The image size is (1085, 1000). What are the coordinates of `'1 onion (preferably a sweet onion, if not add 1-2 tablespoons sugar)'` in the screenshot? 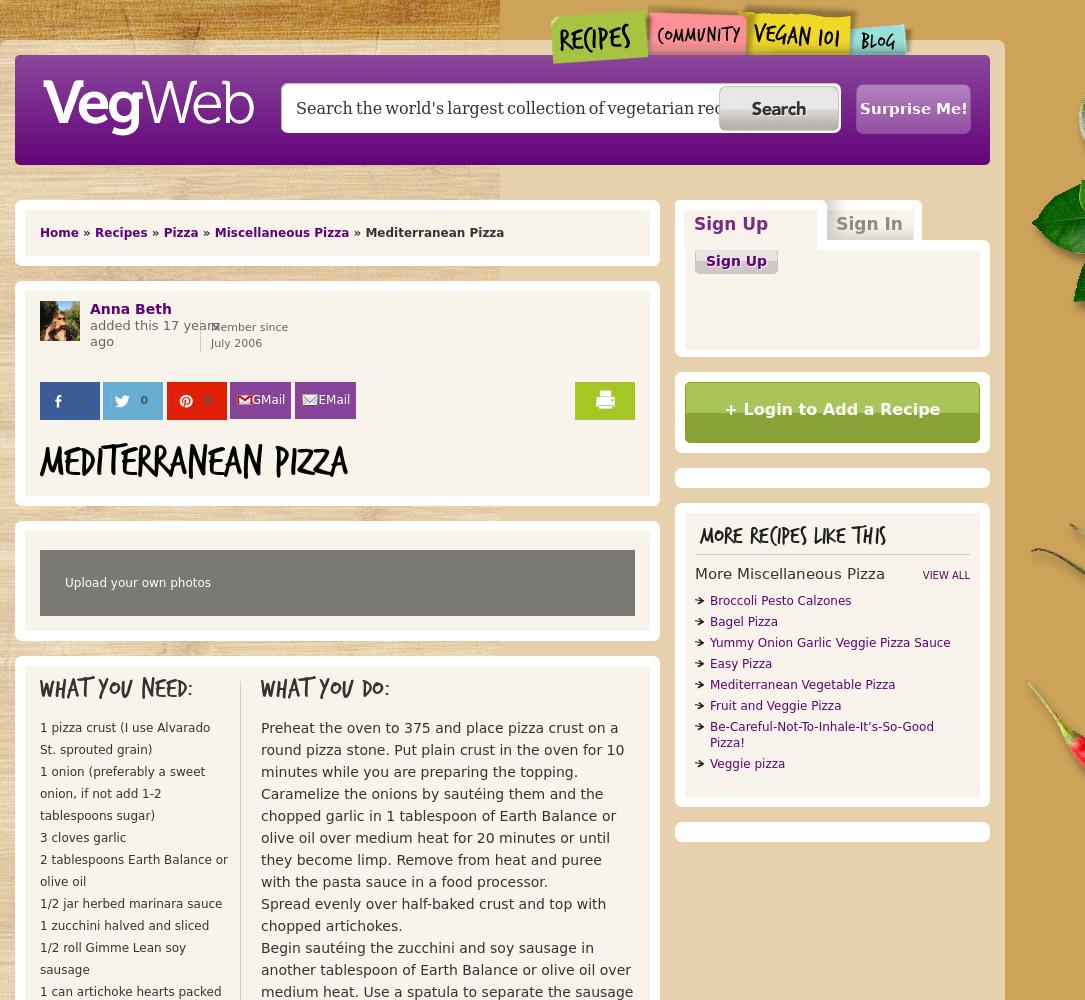 It's located at (121, 794).